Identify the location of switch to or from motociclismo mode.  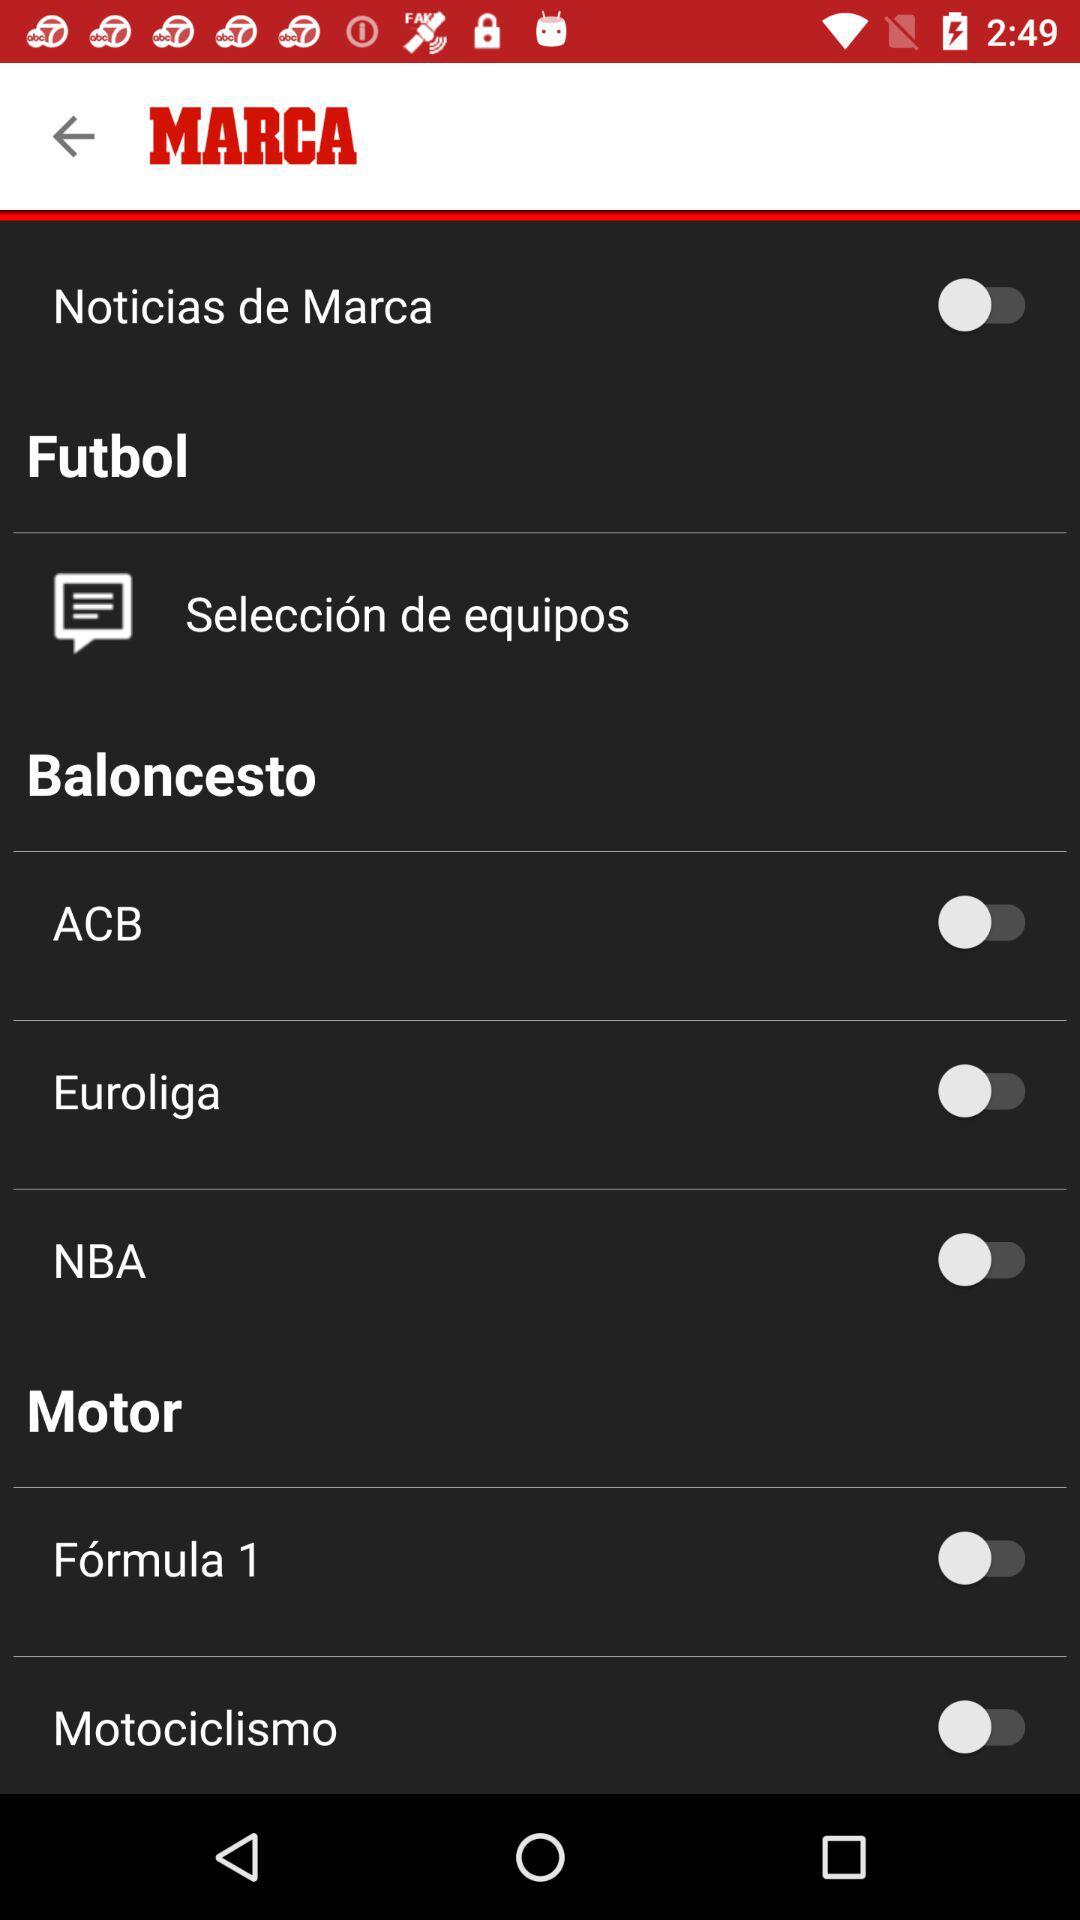
(991, 1725).